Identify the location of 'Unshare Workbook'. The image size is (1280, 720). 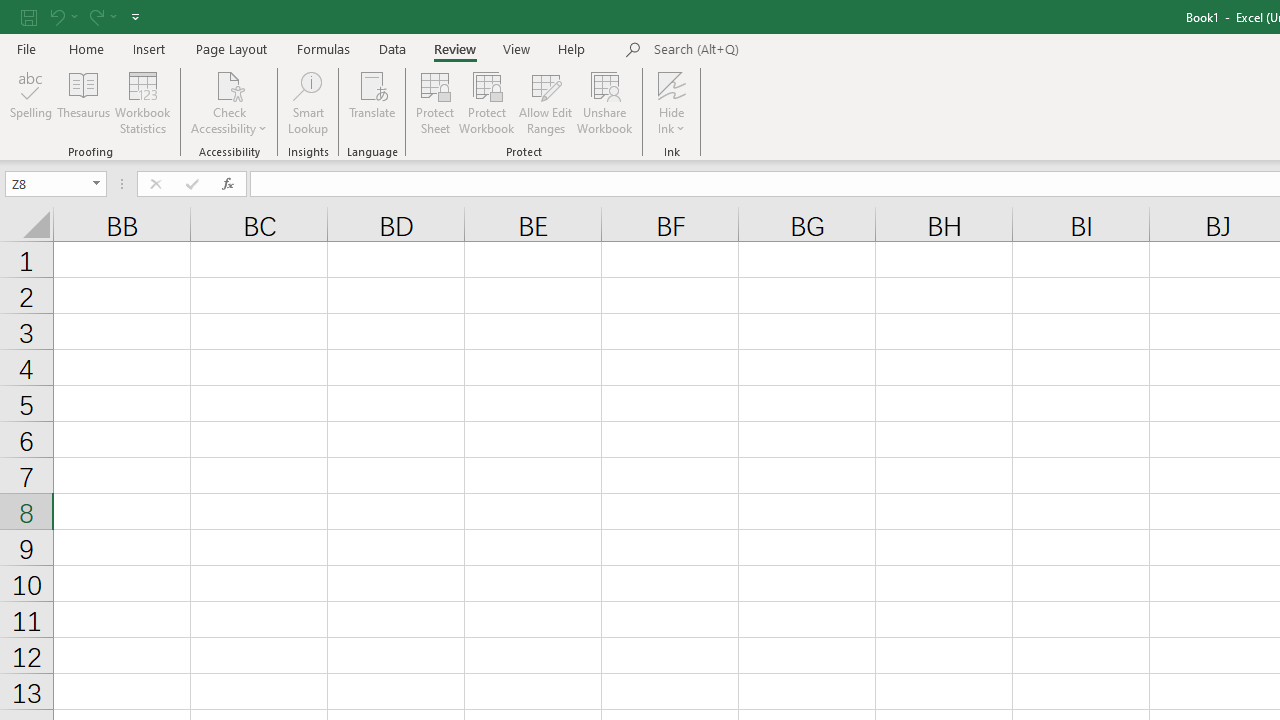
(603, 103).